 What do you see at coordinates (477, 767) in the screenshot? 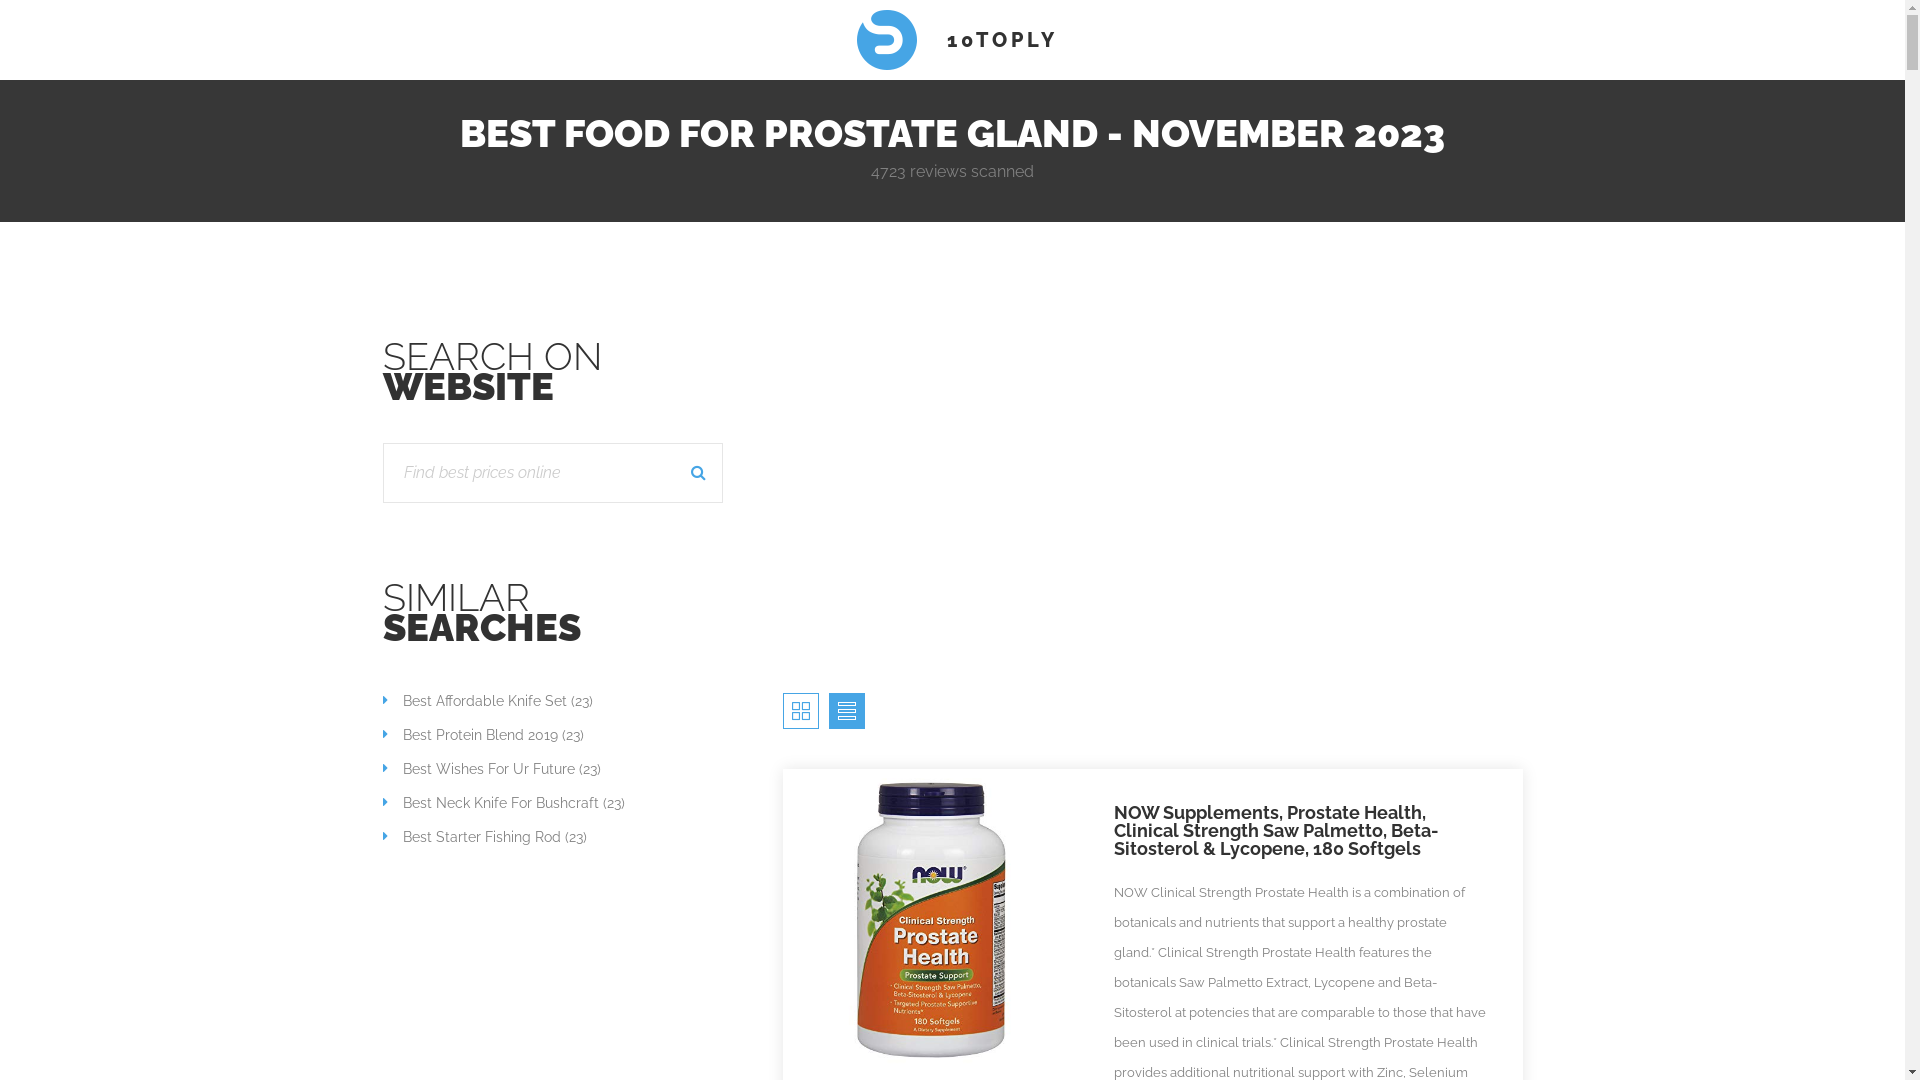
I see `'Best Wishes For Ur Future'` at bounding box center [477, 767].